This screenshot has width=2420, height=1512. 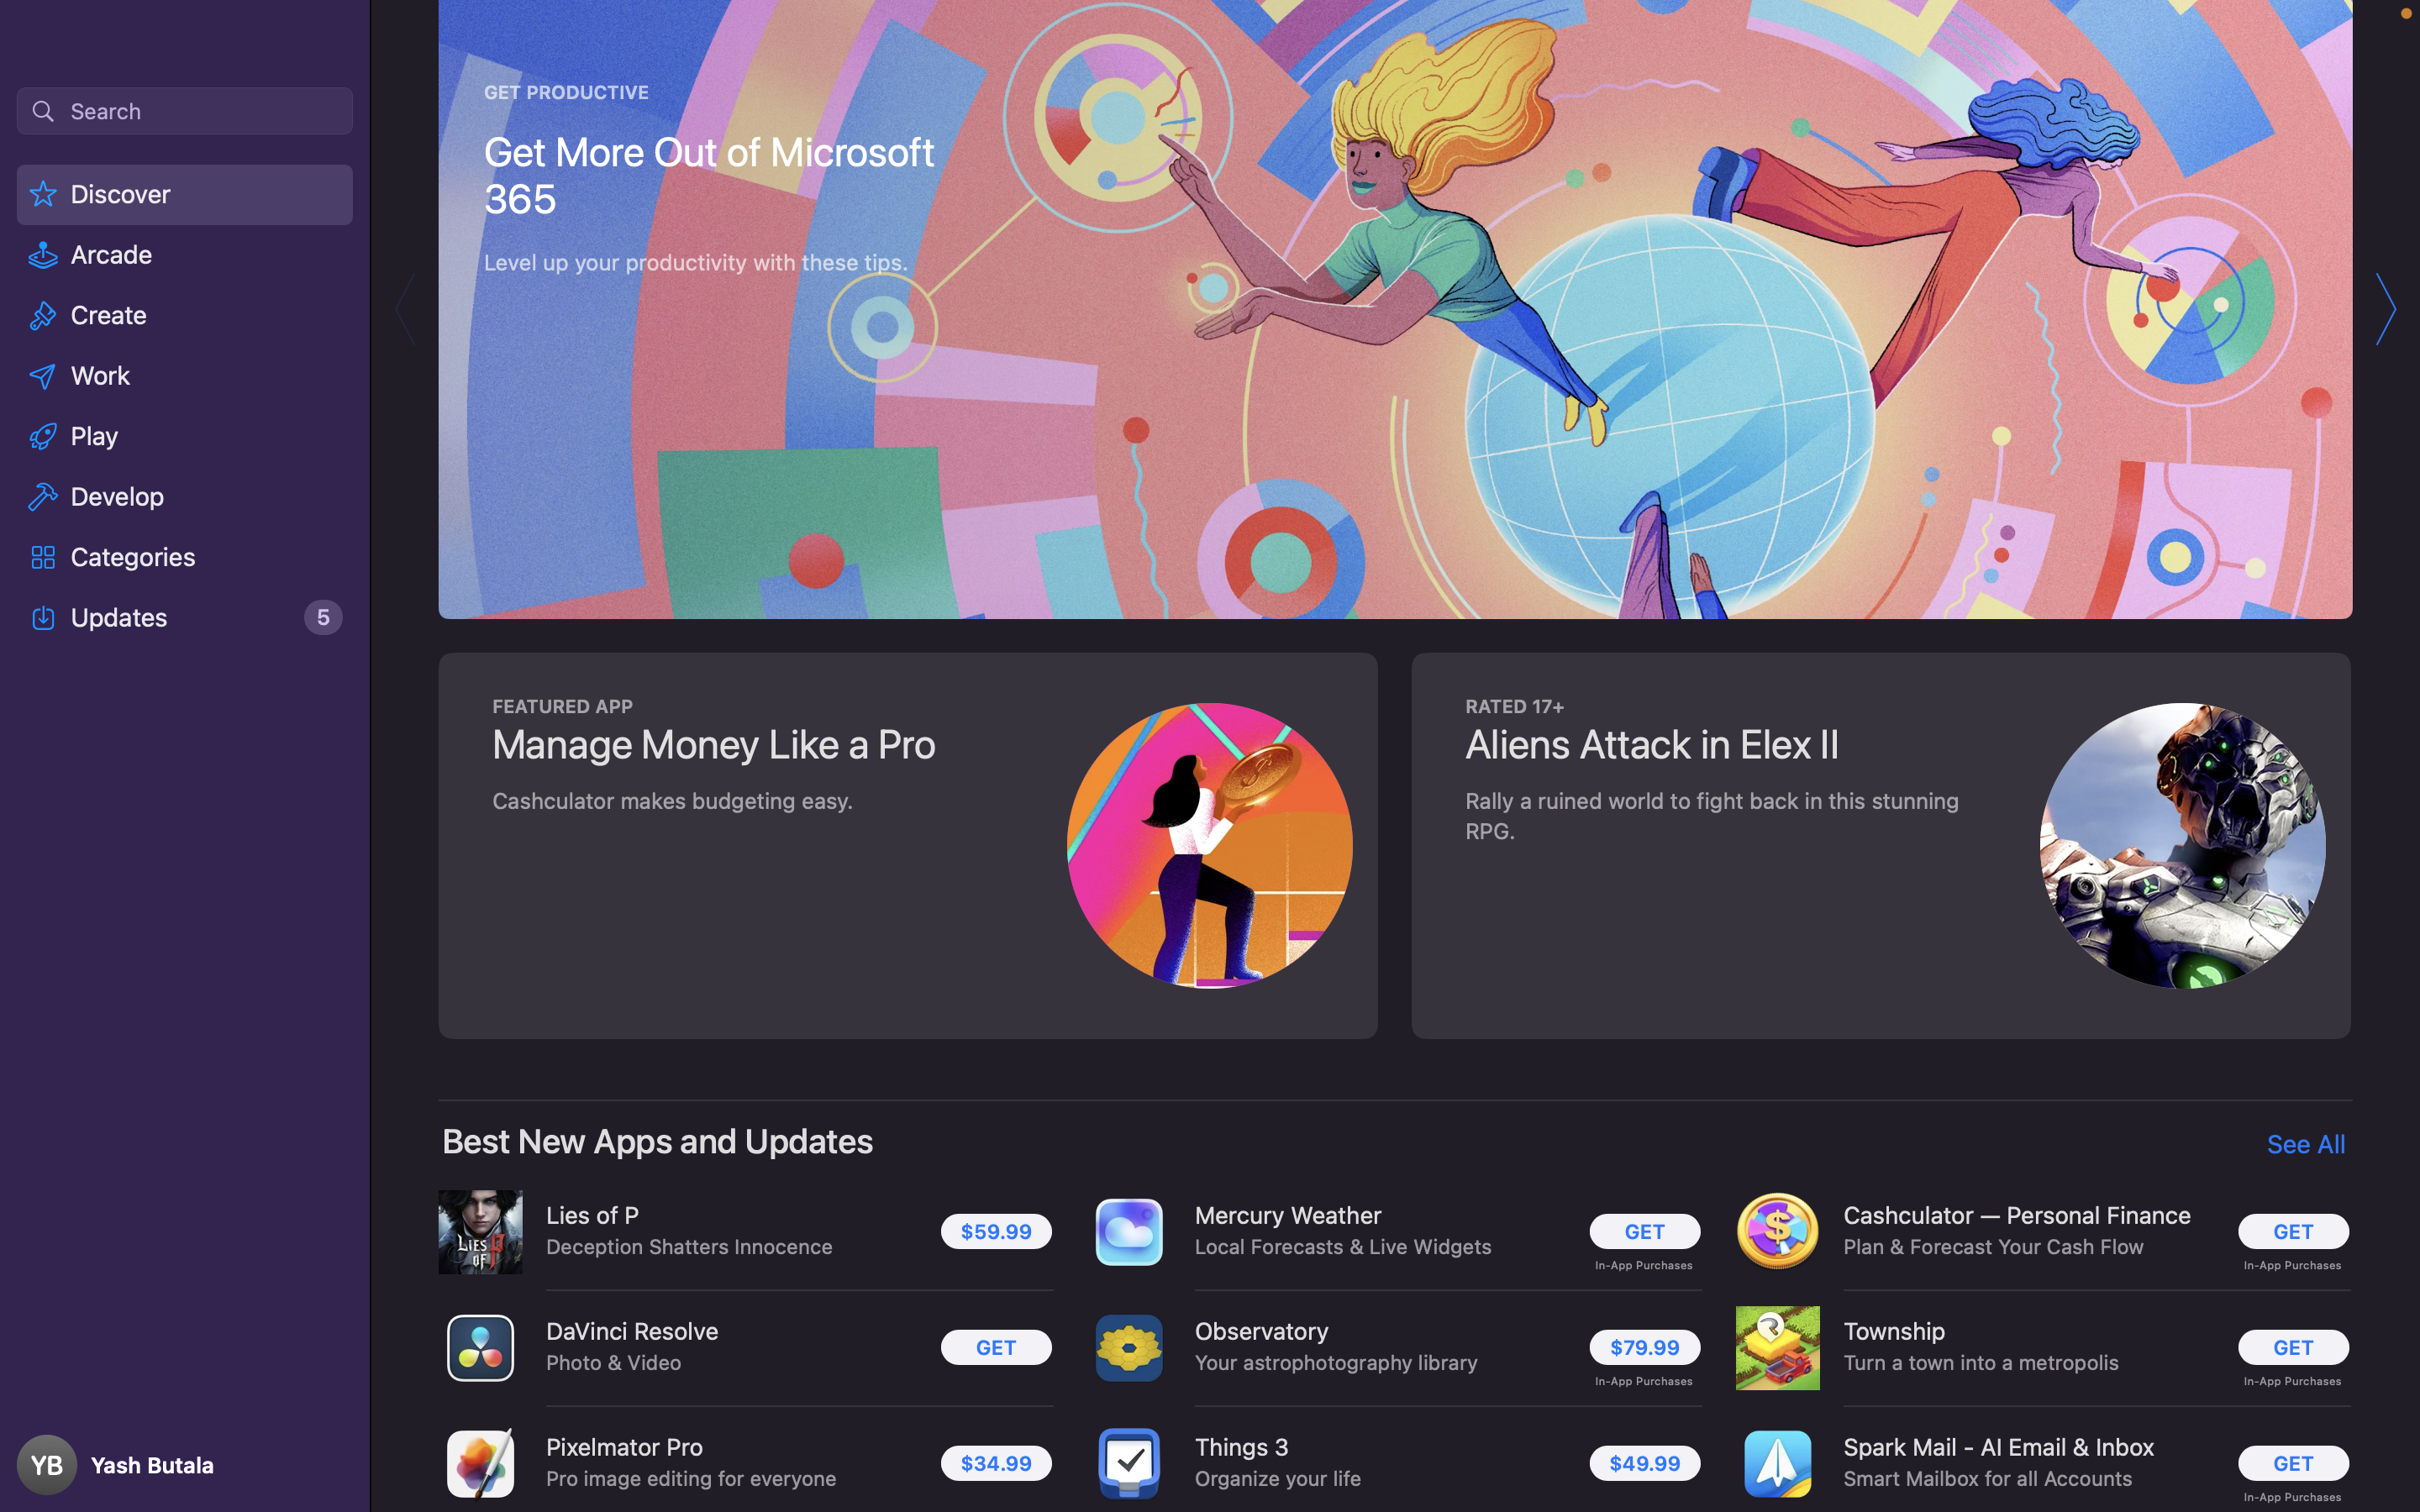 I want to click on the "Discover" section, so click(x=187, y=197).